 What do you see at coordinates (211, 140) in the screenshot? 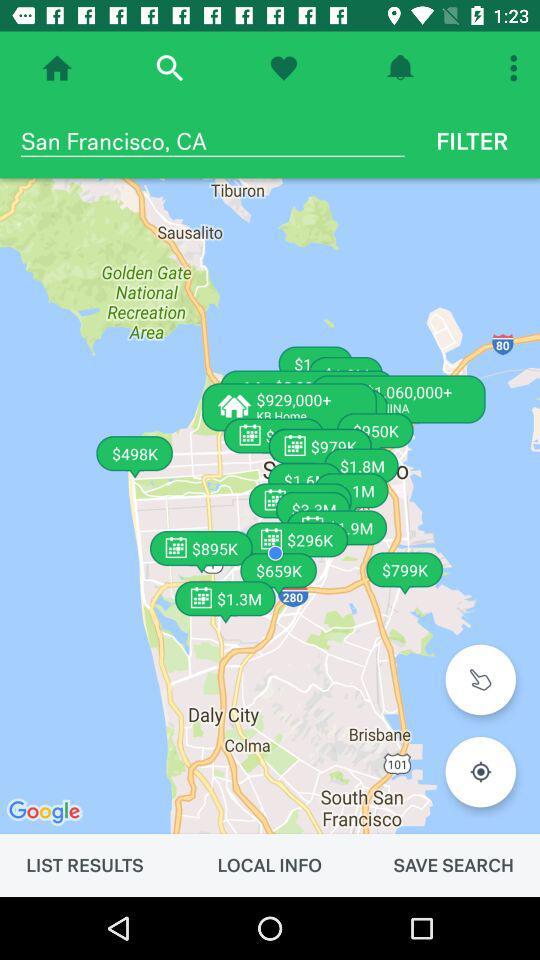
I see `the san francisco, ca icon` at bounding box center [211, 140].